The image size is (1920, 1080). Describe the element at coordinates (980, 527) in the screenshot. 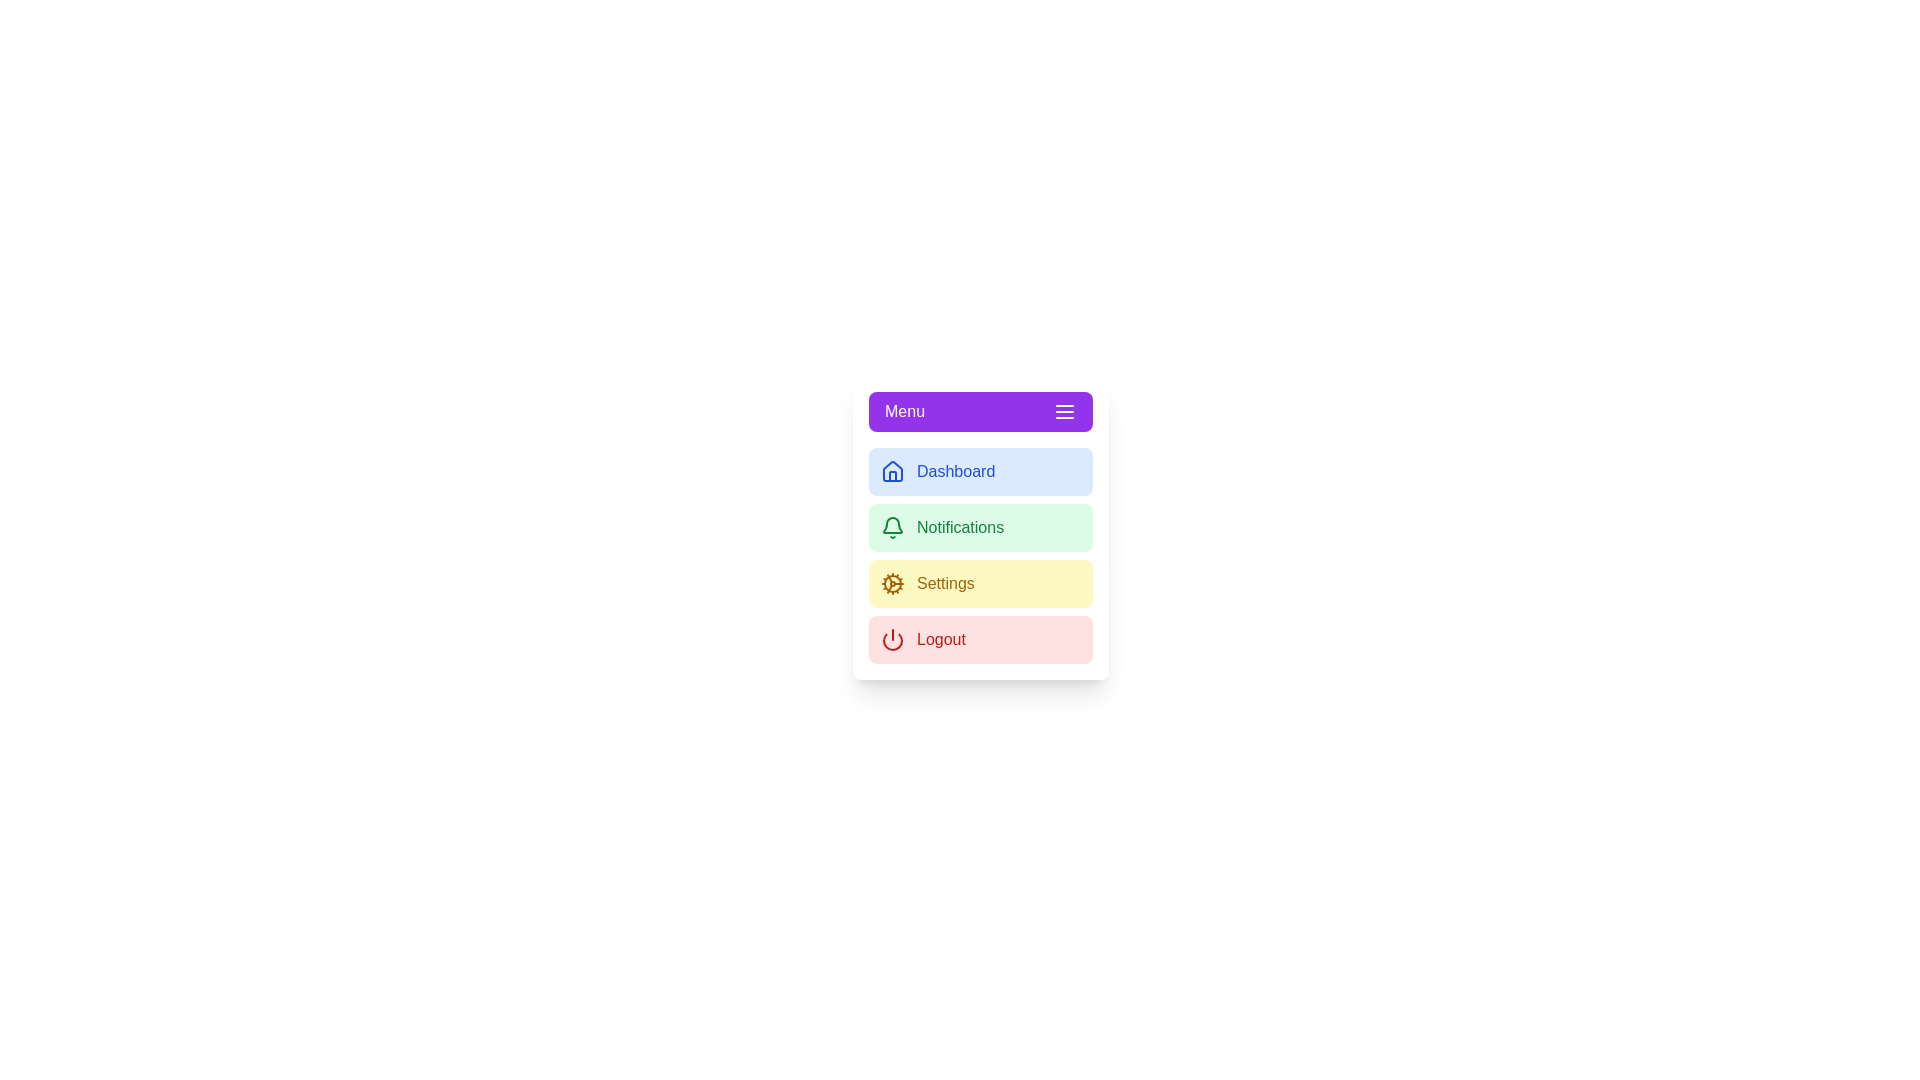

I see `the menu item Notifications to observe its hover effect` at that location.